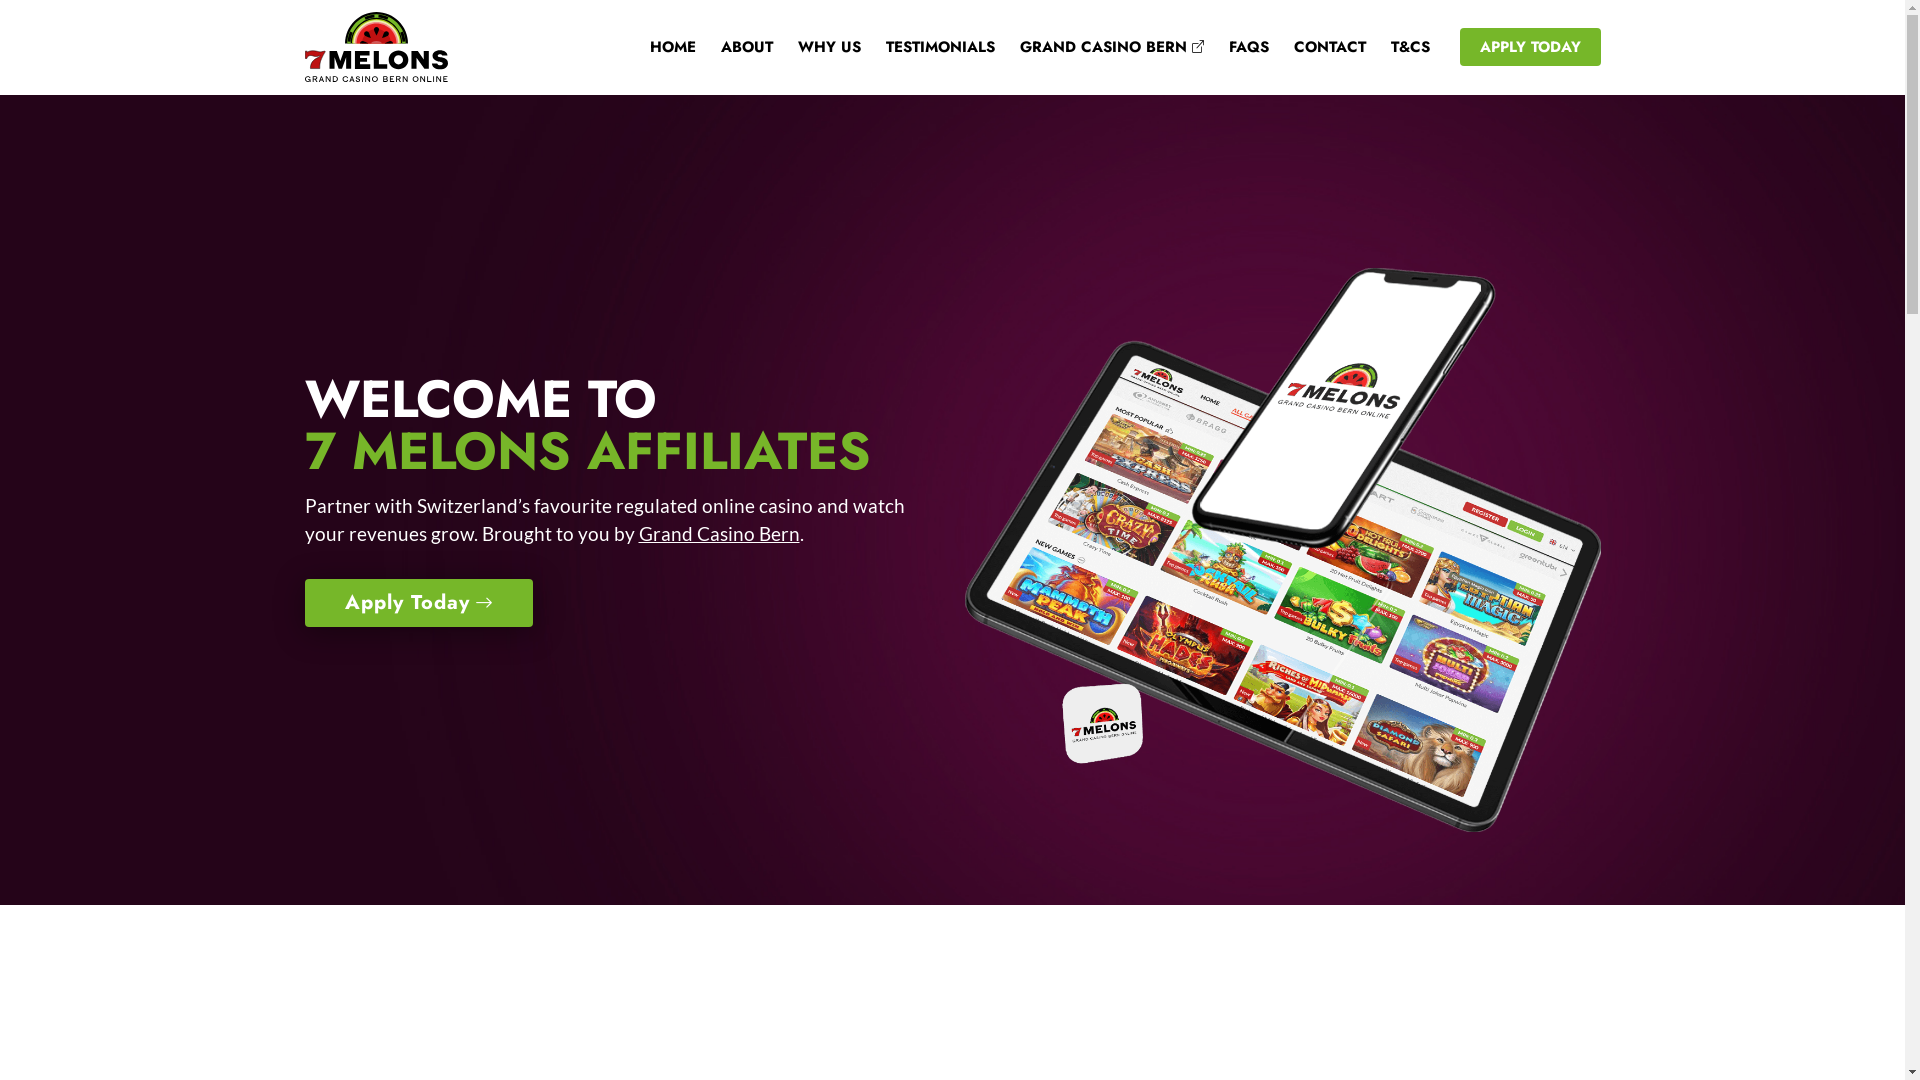  What do you see at coordinates (925, 46) in the screenshot?
I see `'TESTIMONIALS'` at bounding box center [925, 46].